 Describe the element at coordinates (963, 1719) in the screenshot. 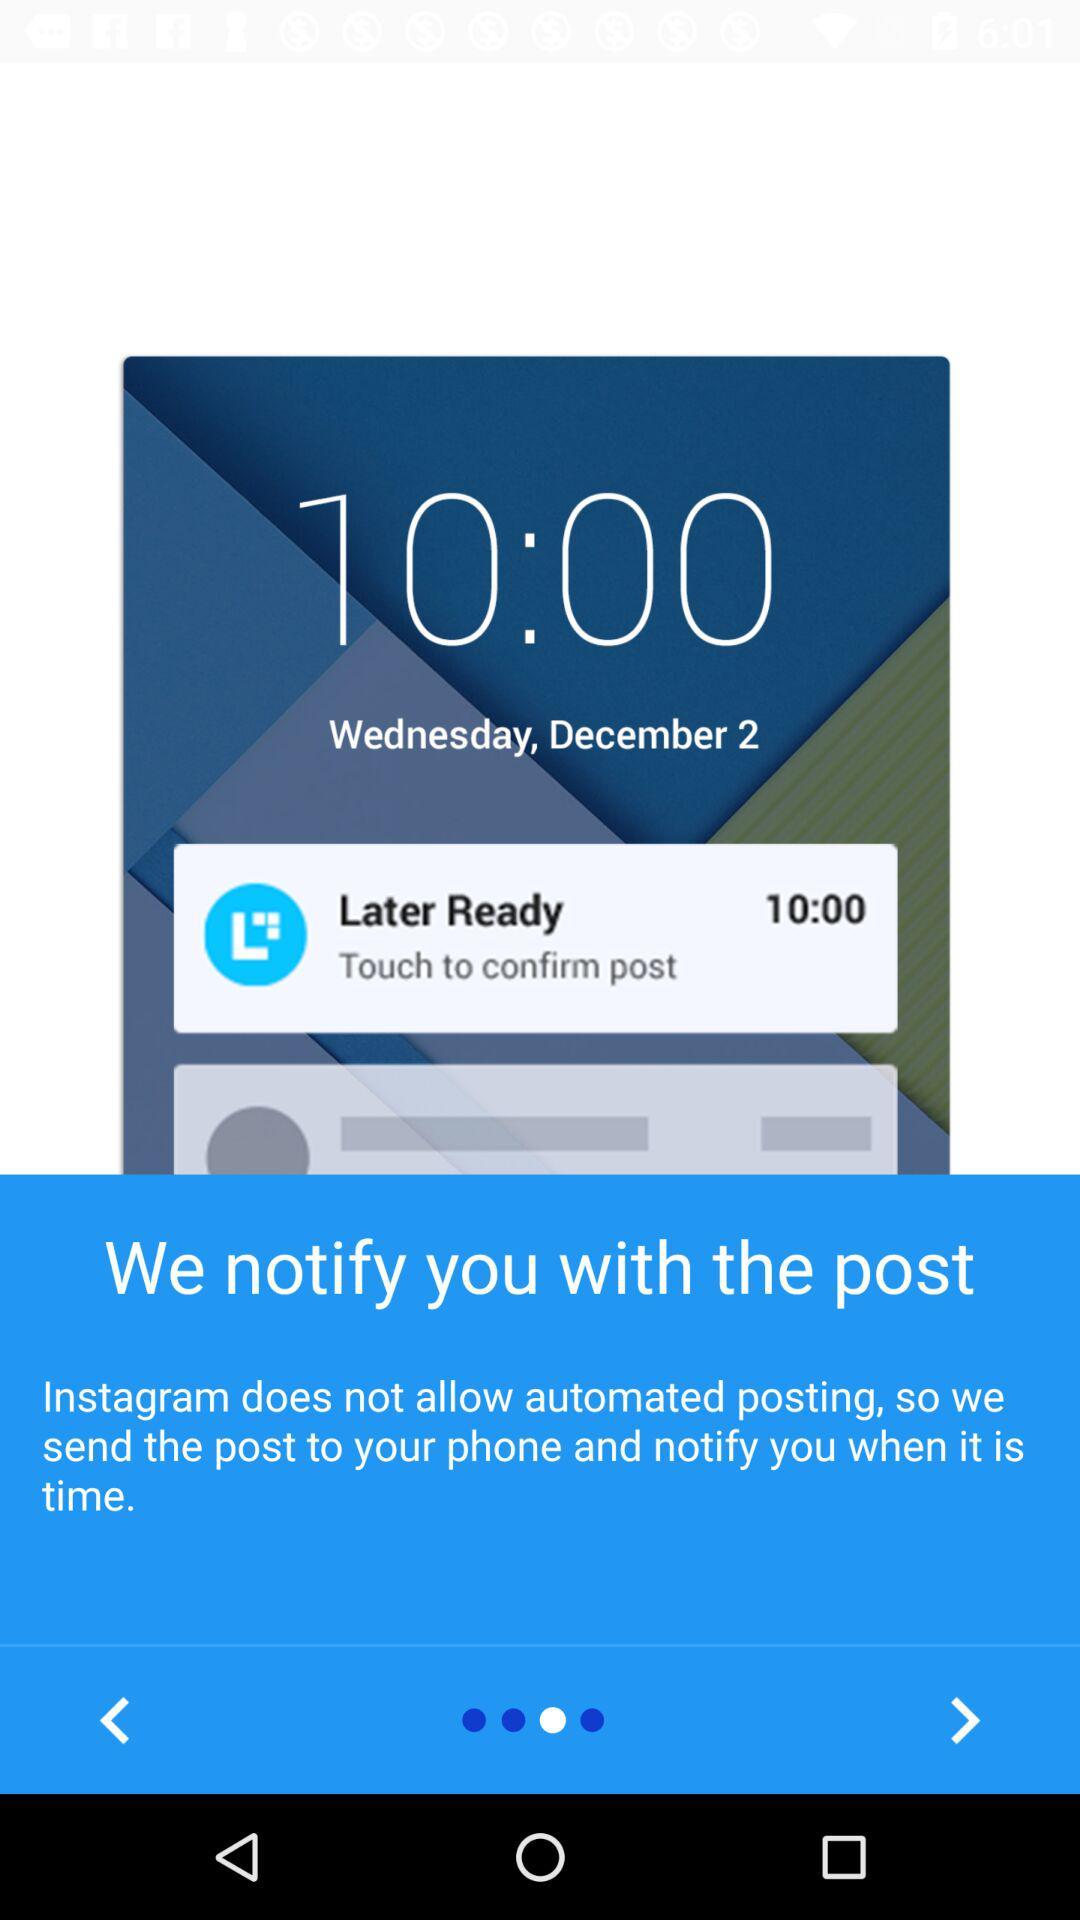

I see `next page` at that location.